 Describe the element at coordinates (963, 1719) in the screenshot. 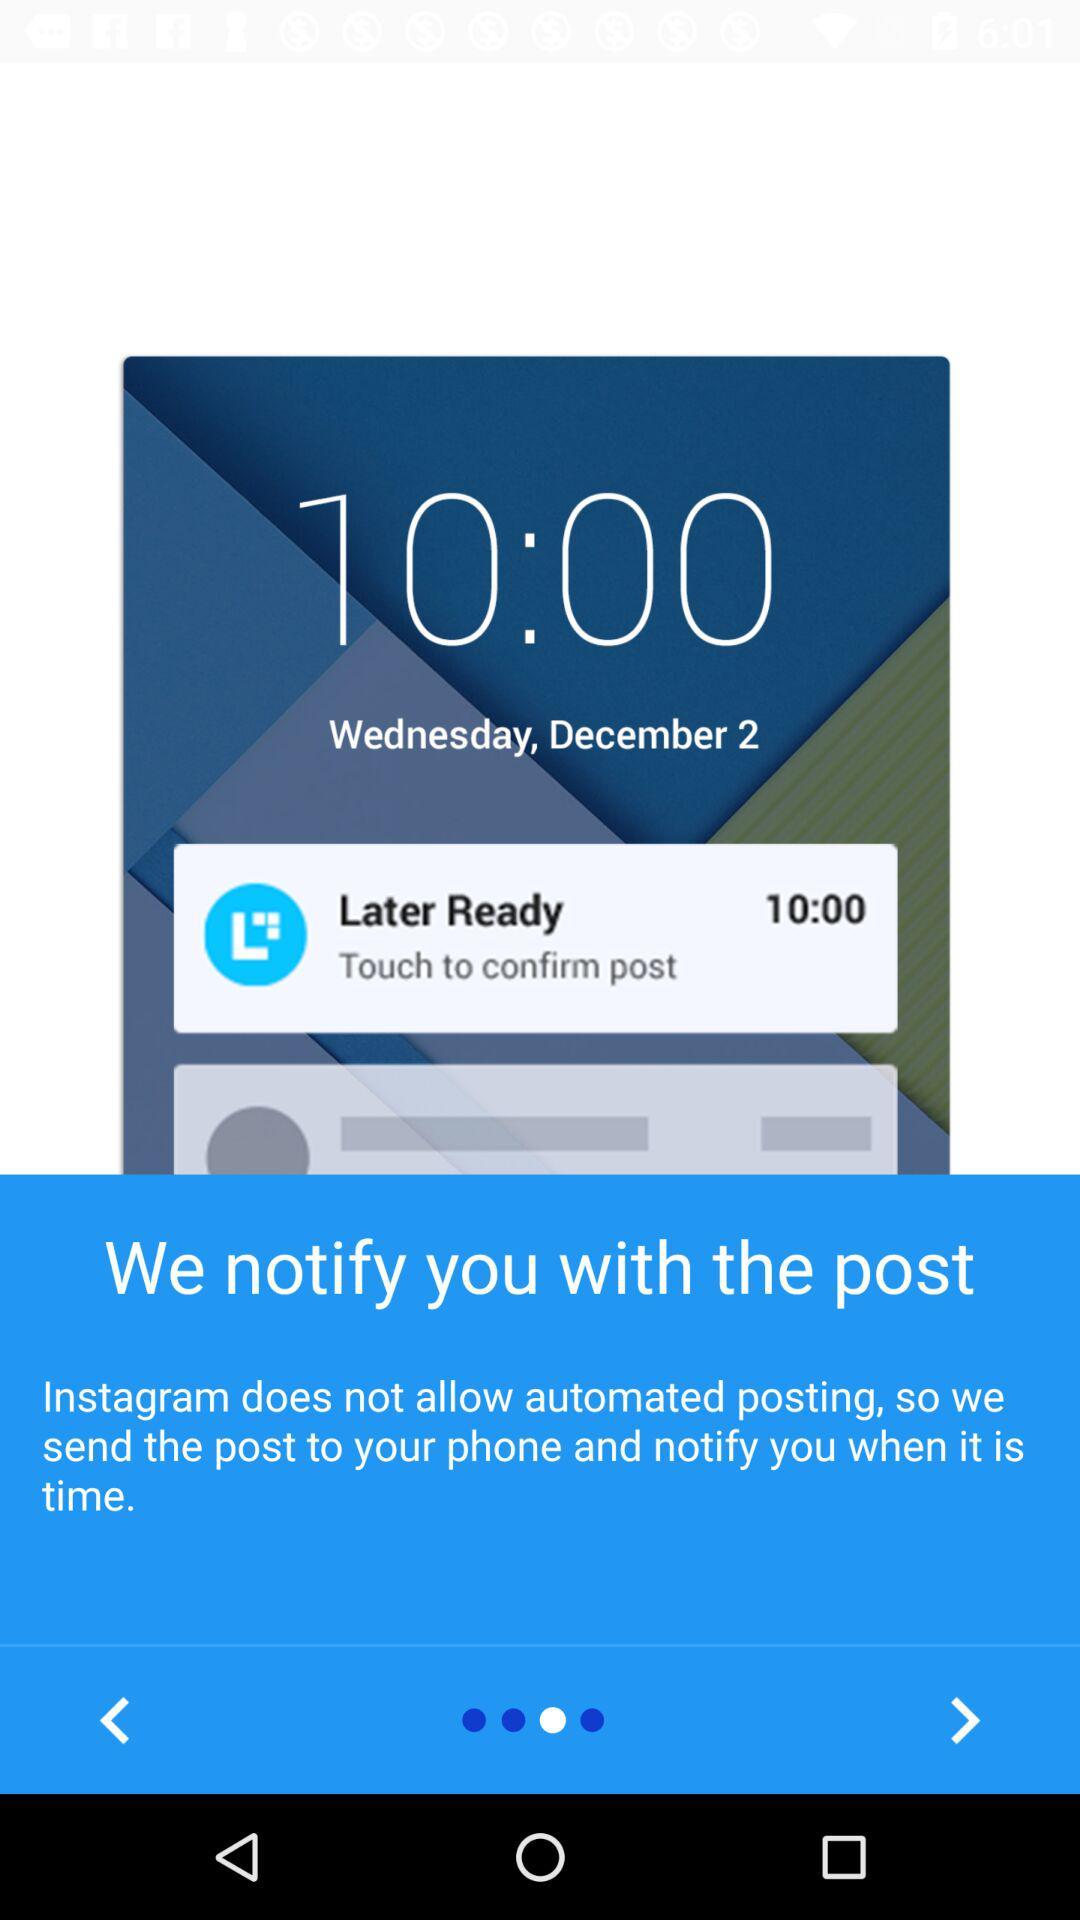

I see `next page` at that location.